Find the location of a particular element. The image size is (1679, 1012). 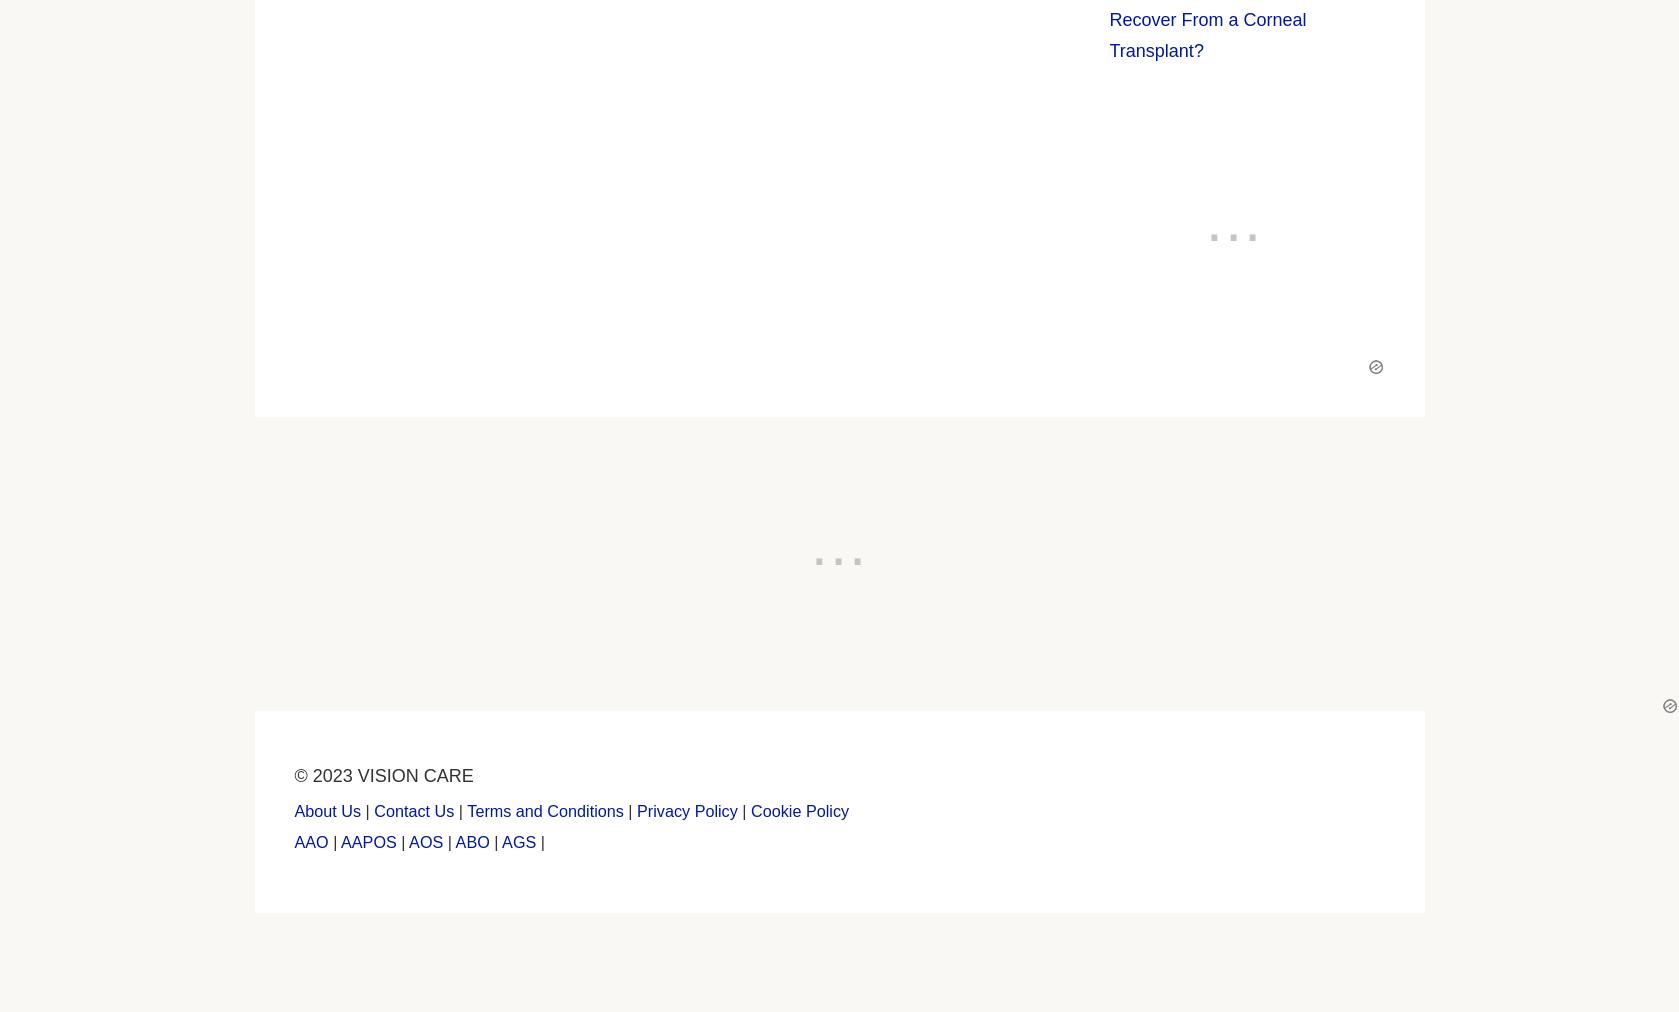

'AAO' is located at coordinates (310, 840).